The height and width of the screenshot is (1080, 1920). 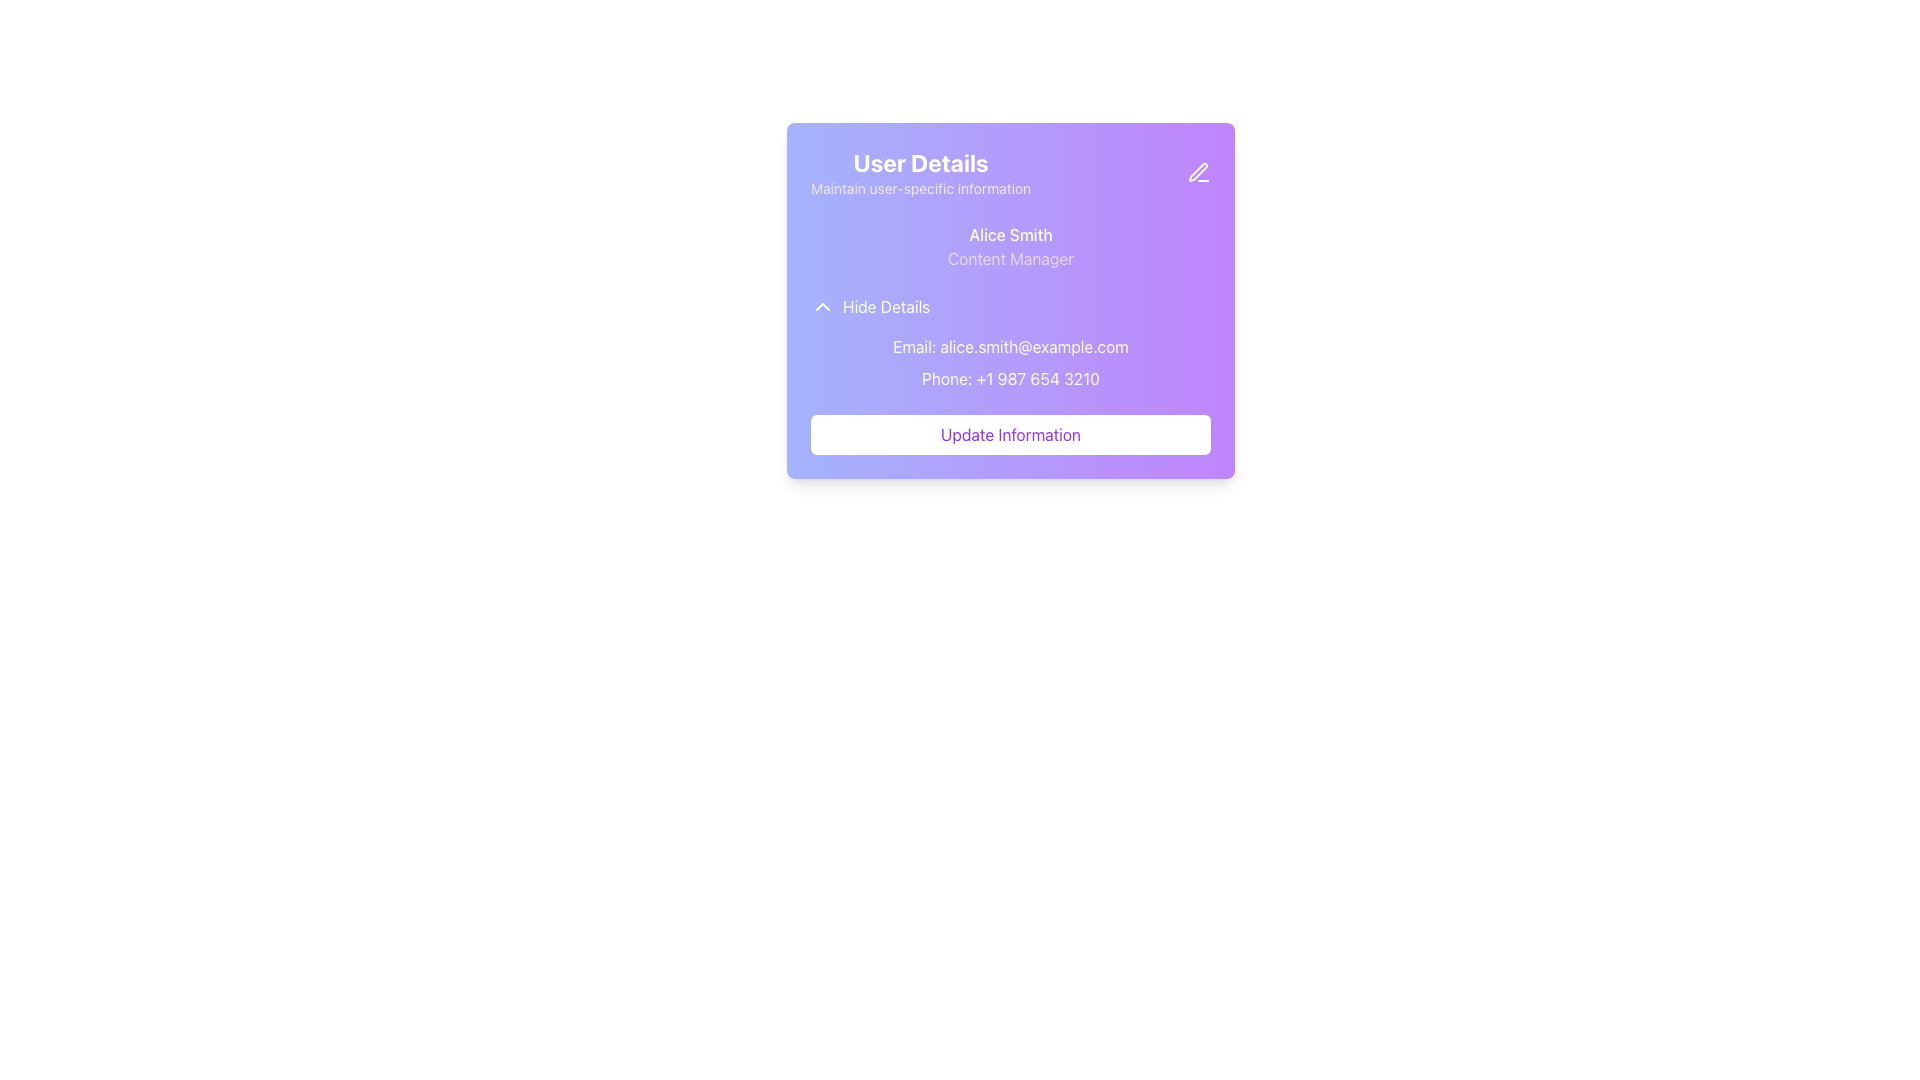 I want to click on the header text located at the top of the purple gradient panel, which serves as a title and brief description for the content below, so click(x=920, y=172).